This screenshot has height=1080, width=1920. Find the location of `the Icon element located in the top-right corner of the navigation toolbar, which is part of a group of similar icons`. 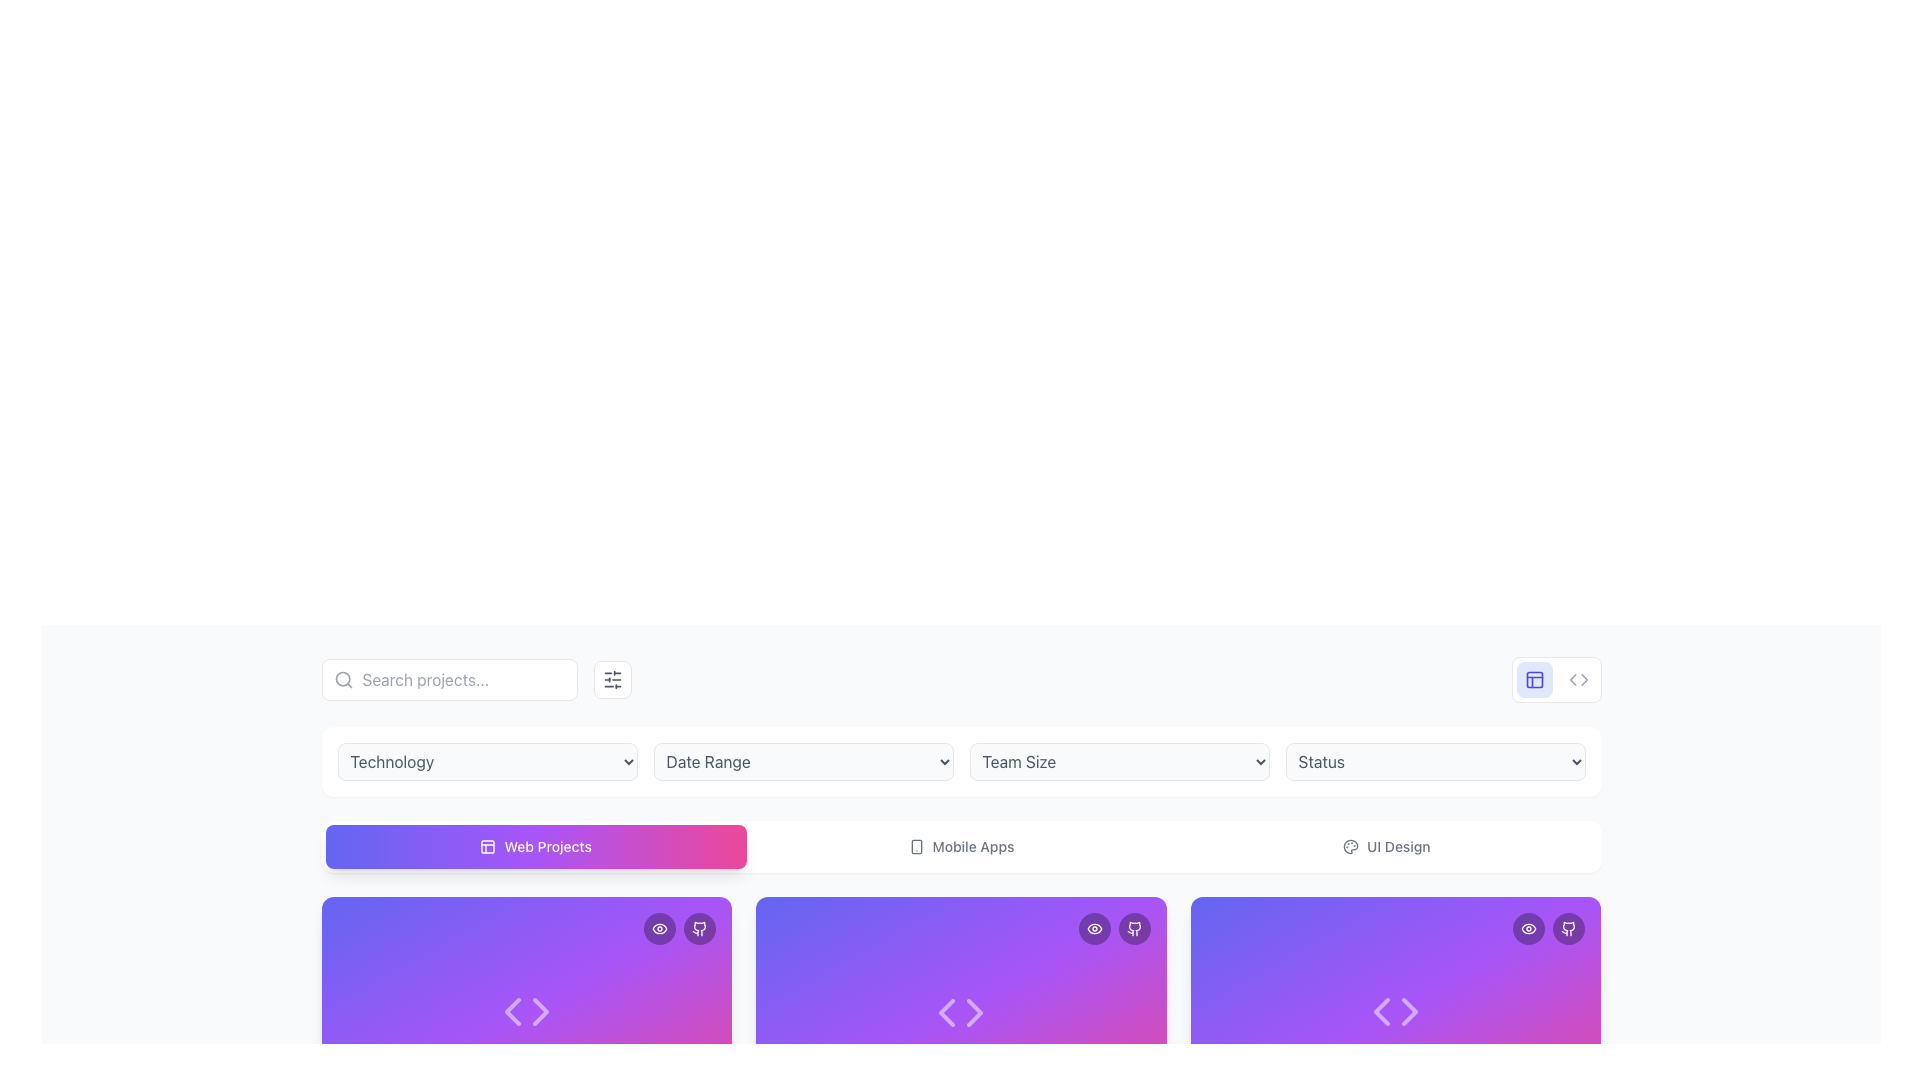

the Icon element located in the top-right corner of the navigation toolbar, which is part of a group of similar icons is located at coordinates (1533, 678).